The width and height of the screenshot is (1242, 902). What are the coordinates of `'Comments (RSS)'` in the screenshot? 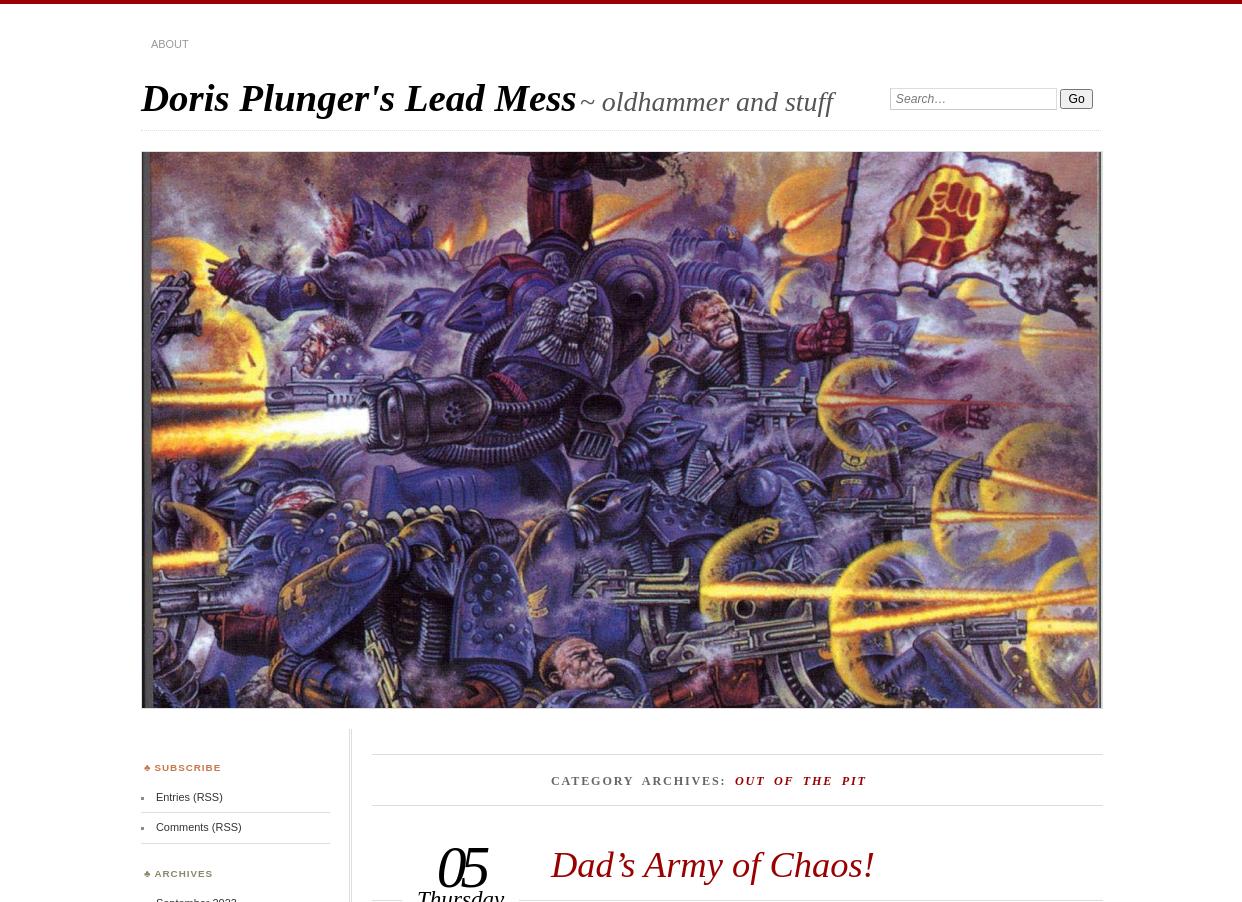 It's located at (154, 826).